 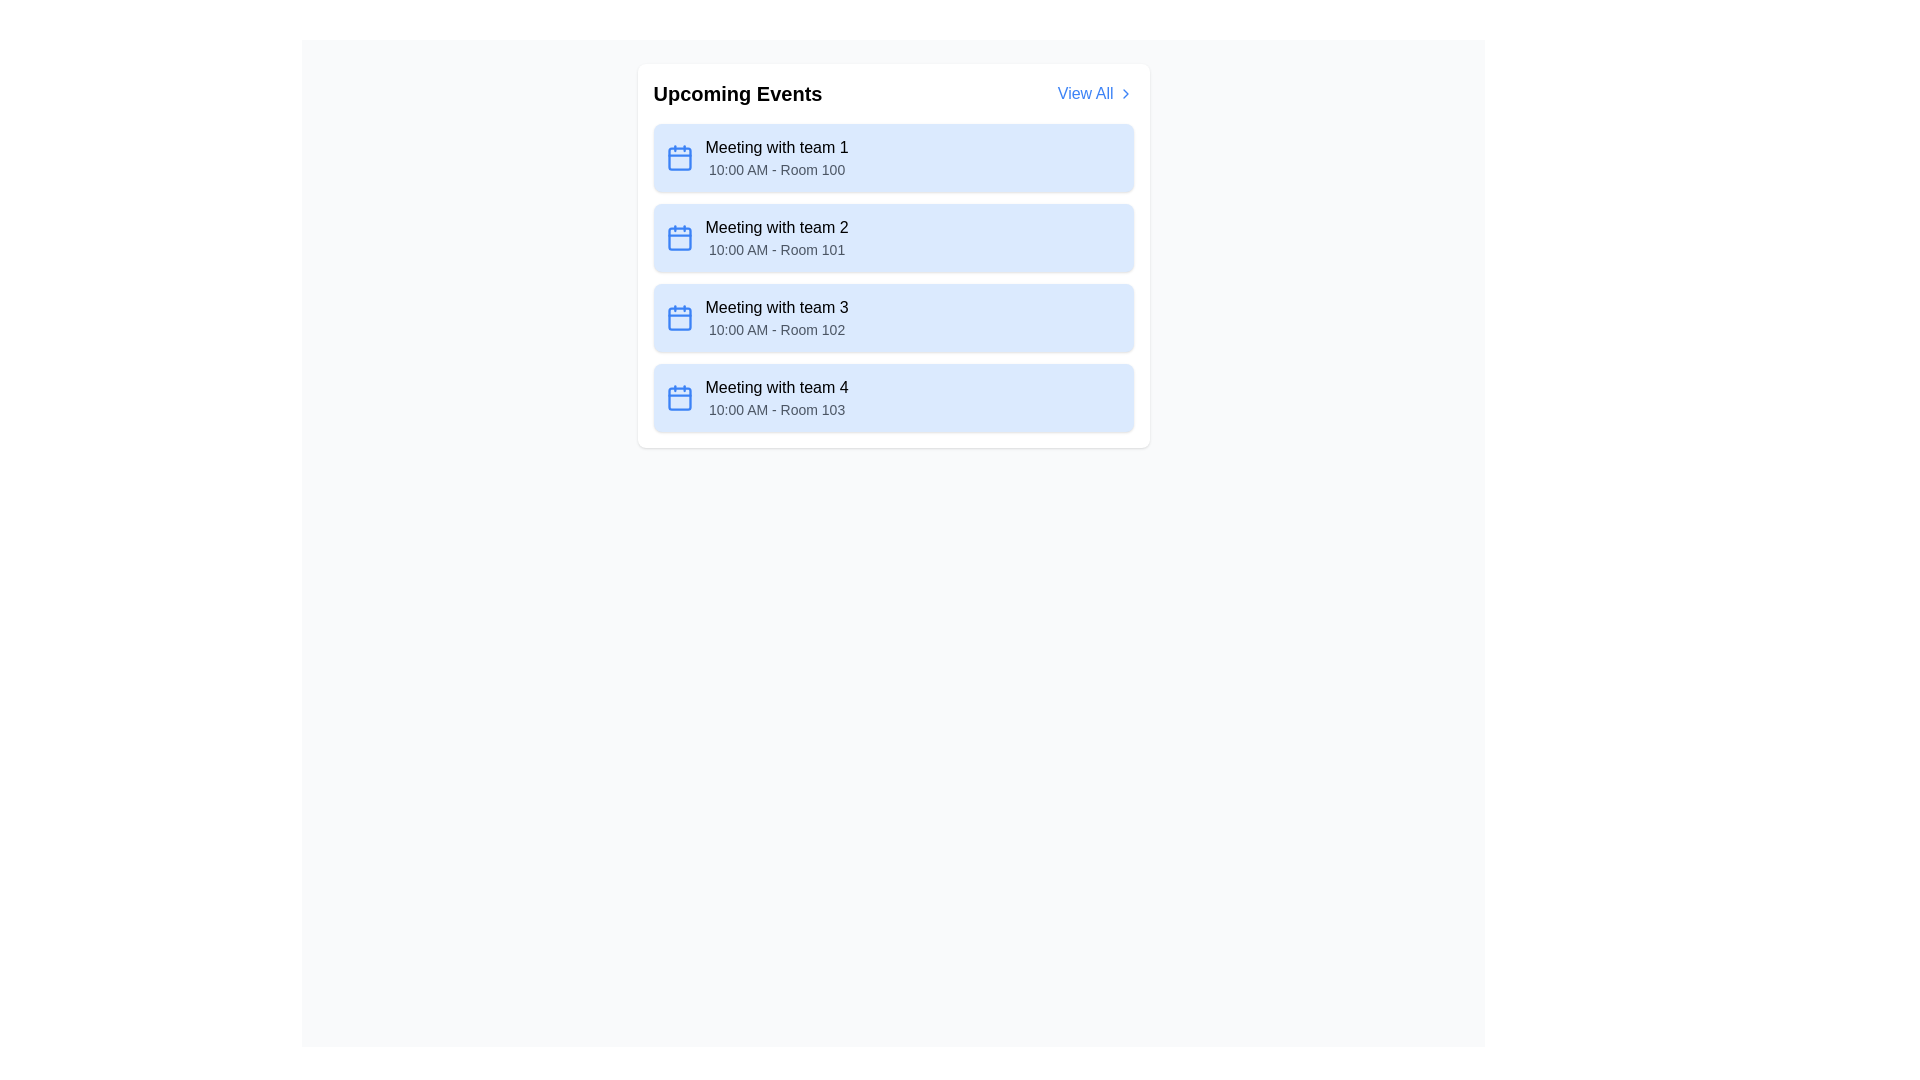 I want to click on the third informational card in the 'Upcoming Events' panel that displays details about the meeting with subject 'Meeting with team 3', time '10:00 AM', and location 'Room 102', so click(x=892, y=316).